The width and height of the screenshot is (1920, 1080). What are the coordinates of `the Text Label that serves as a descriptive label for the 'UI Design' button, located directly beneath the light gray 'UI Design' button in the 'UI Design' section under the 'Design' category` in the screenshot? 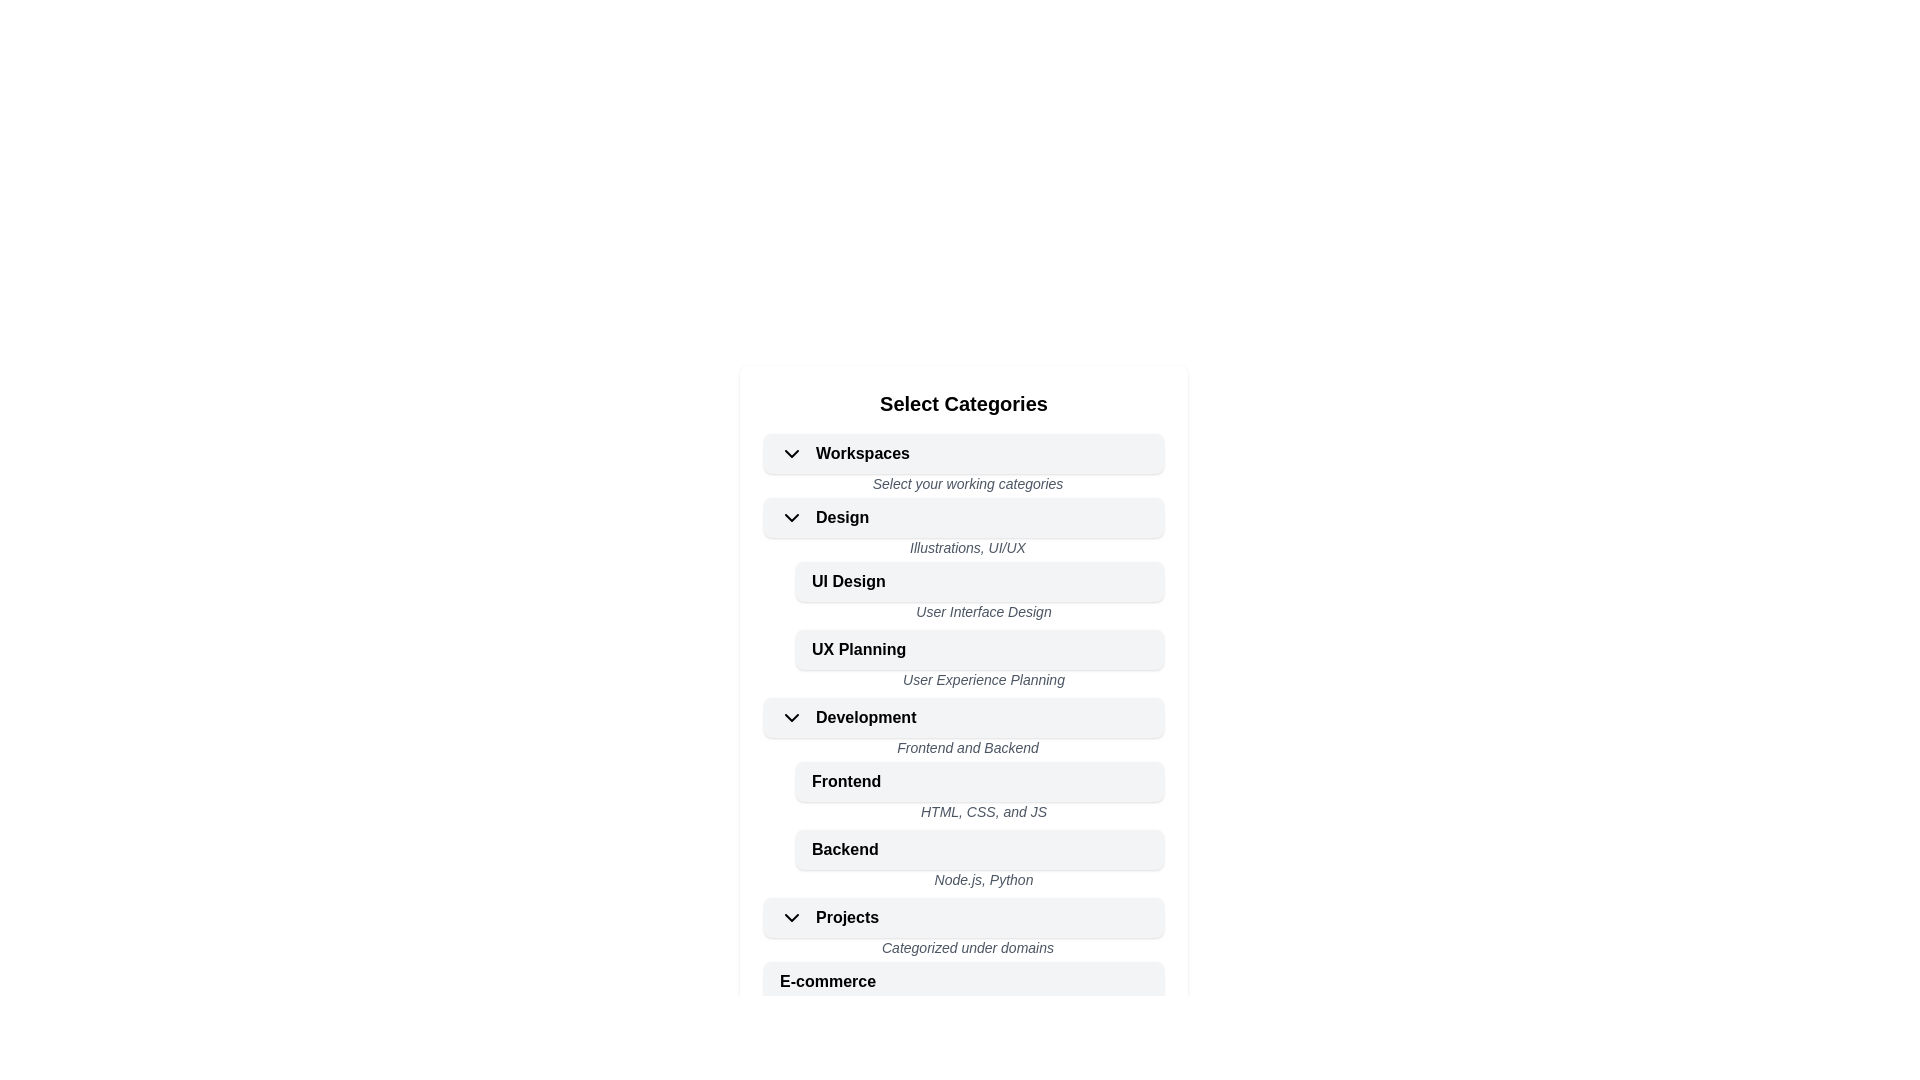 It's located at (979, 612).